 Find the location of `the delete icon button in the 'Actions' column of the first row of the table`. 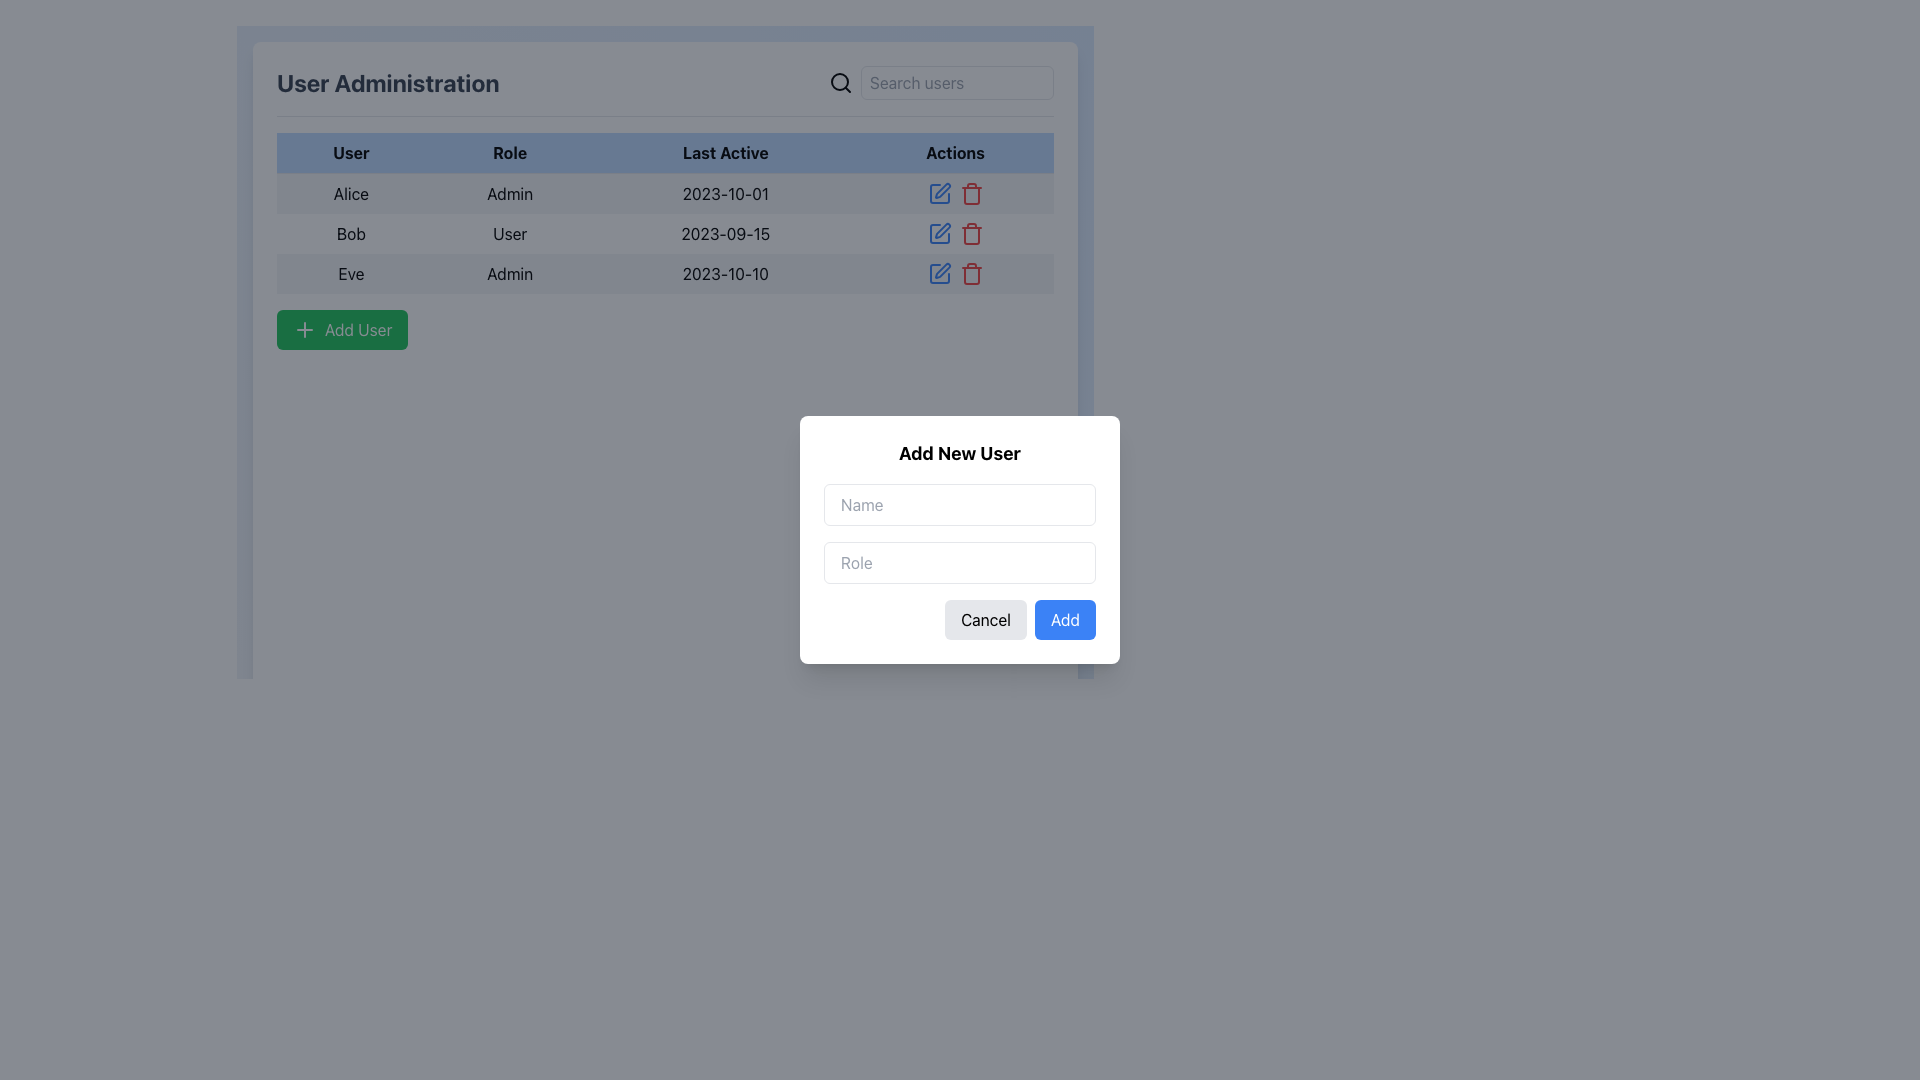

the delete icon button in the 'Actions' column of the first row of the table is located at coordinates (971, 193).